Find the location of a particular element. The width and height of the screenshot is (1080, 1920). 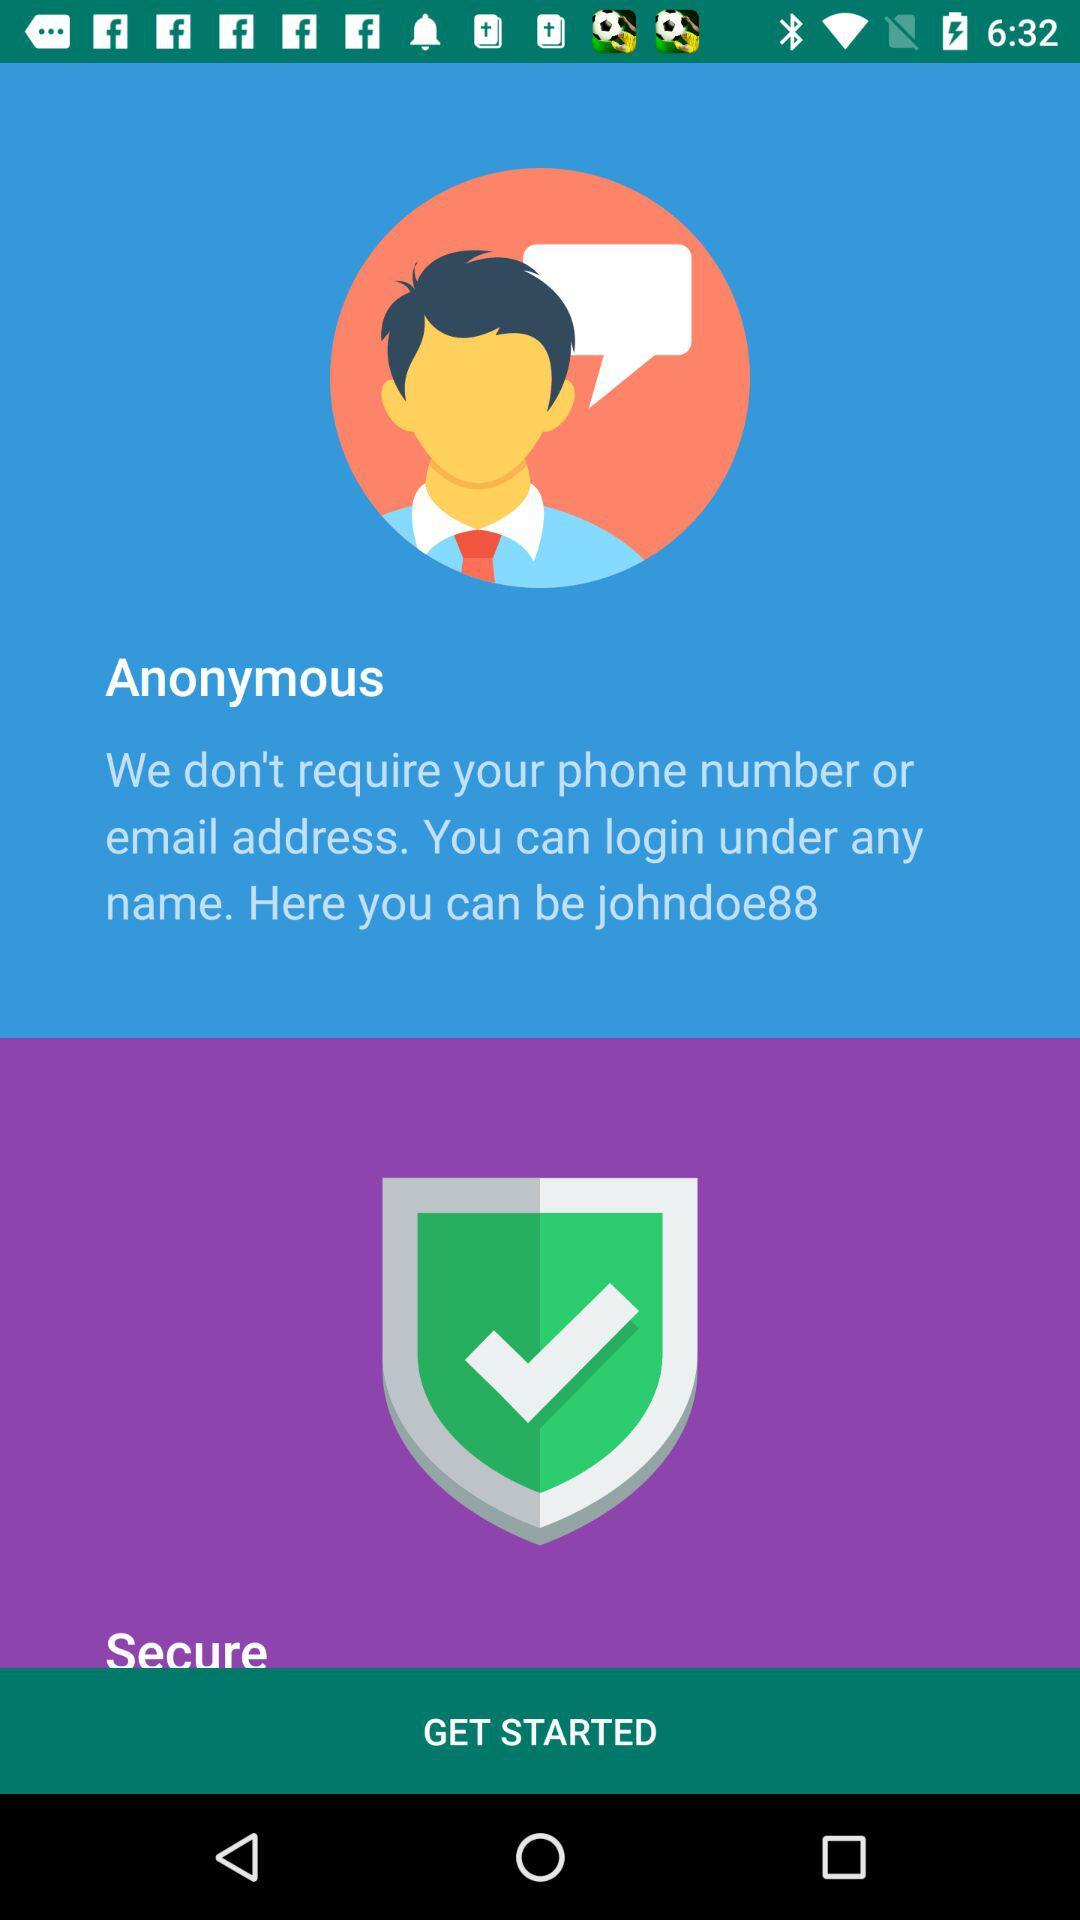

get started icon is located at coordinates (540, 1730).